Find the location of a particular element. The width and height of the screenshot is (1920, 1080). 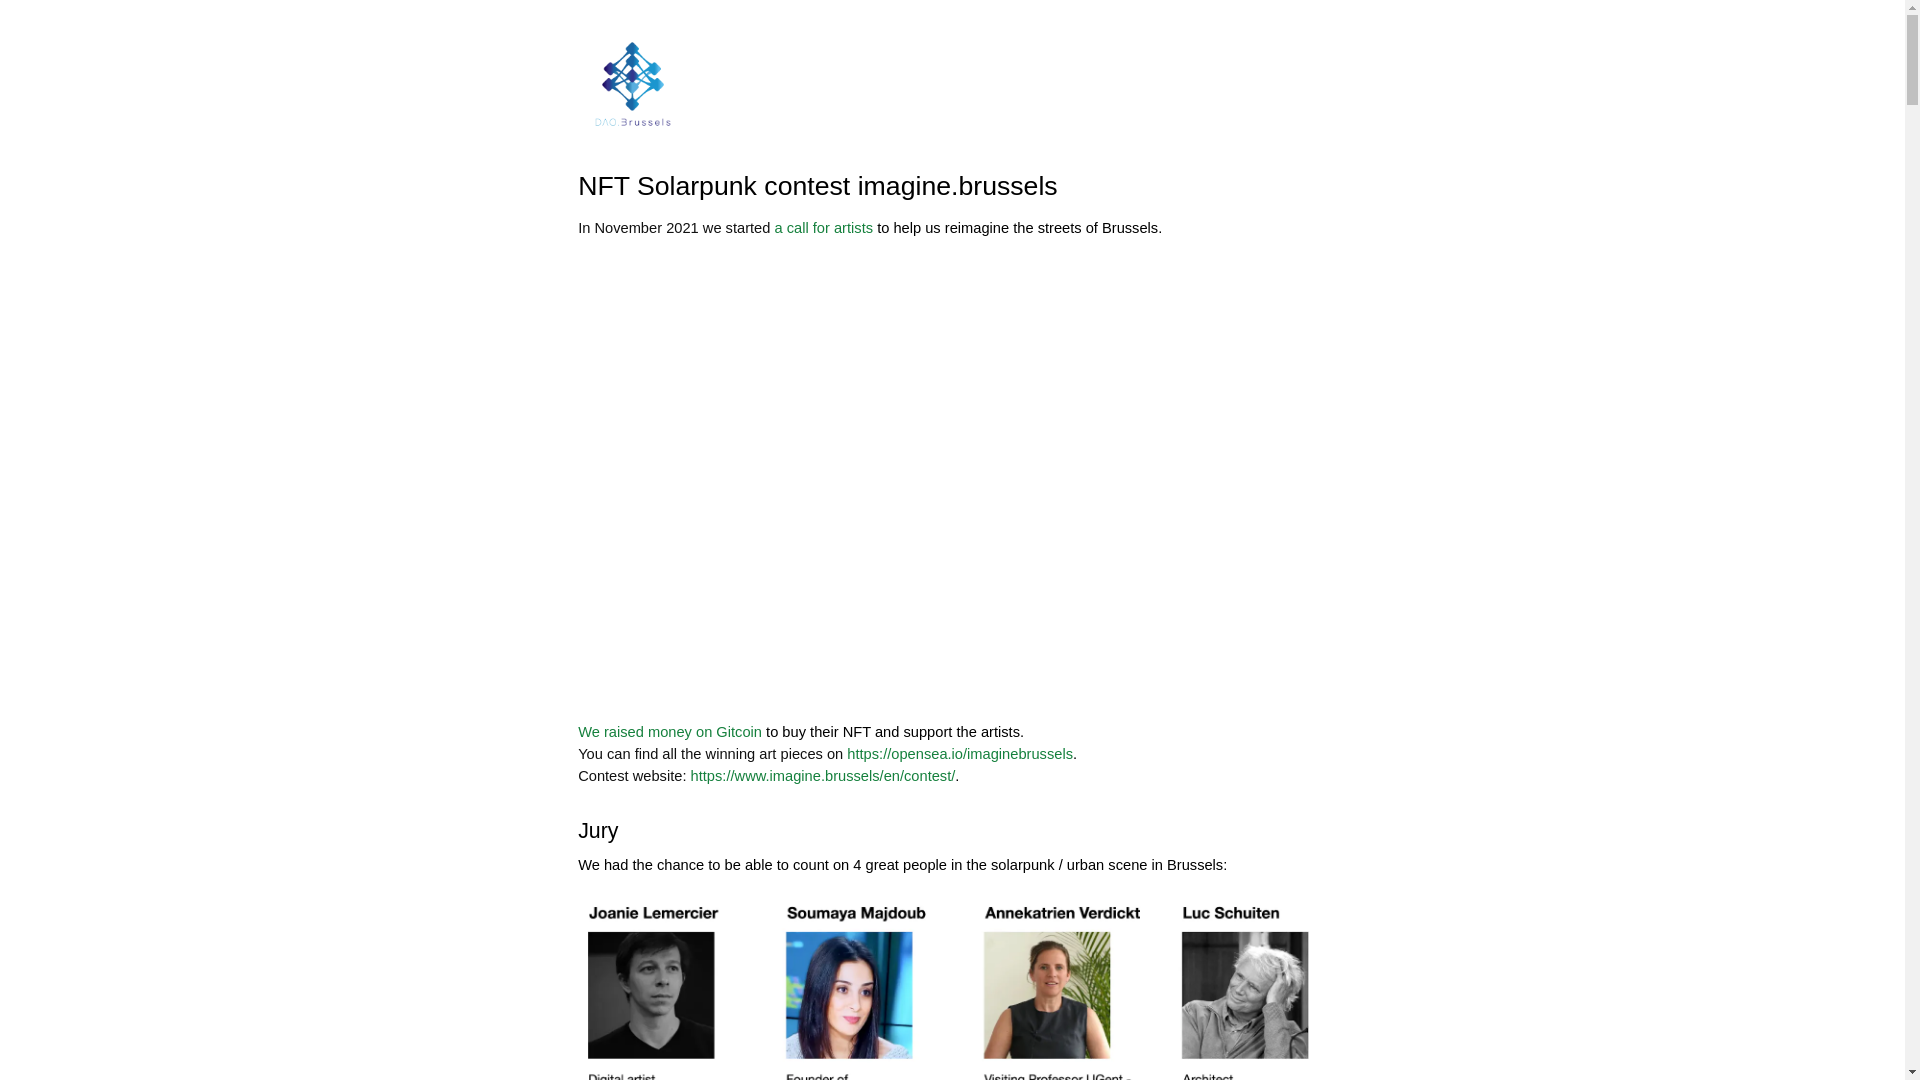

'We raised money on Gitcoin' is located at coordinates (670, 732).